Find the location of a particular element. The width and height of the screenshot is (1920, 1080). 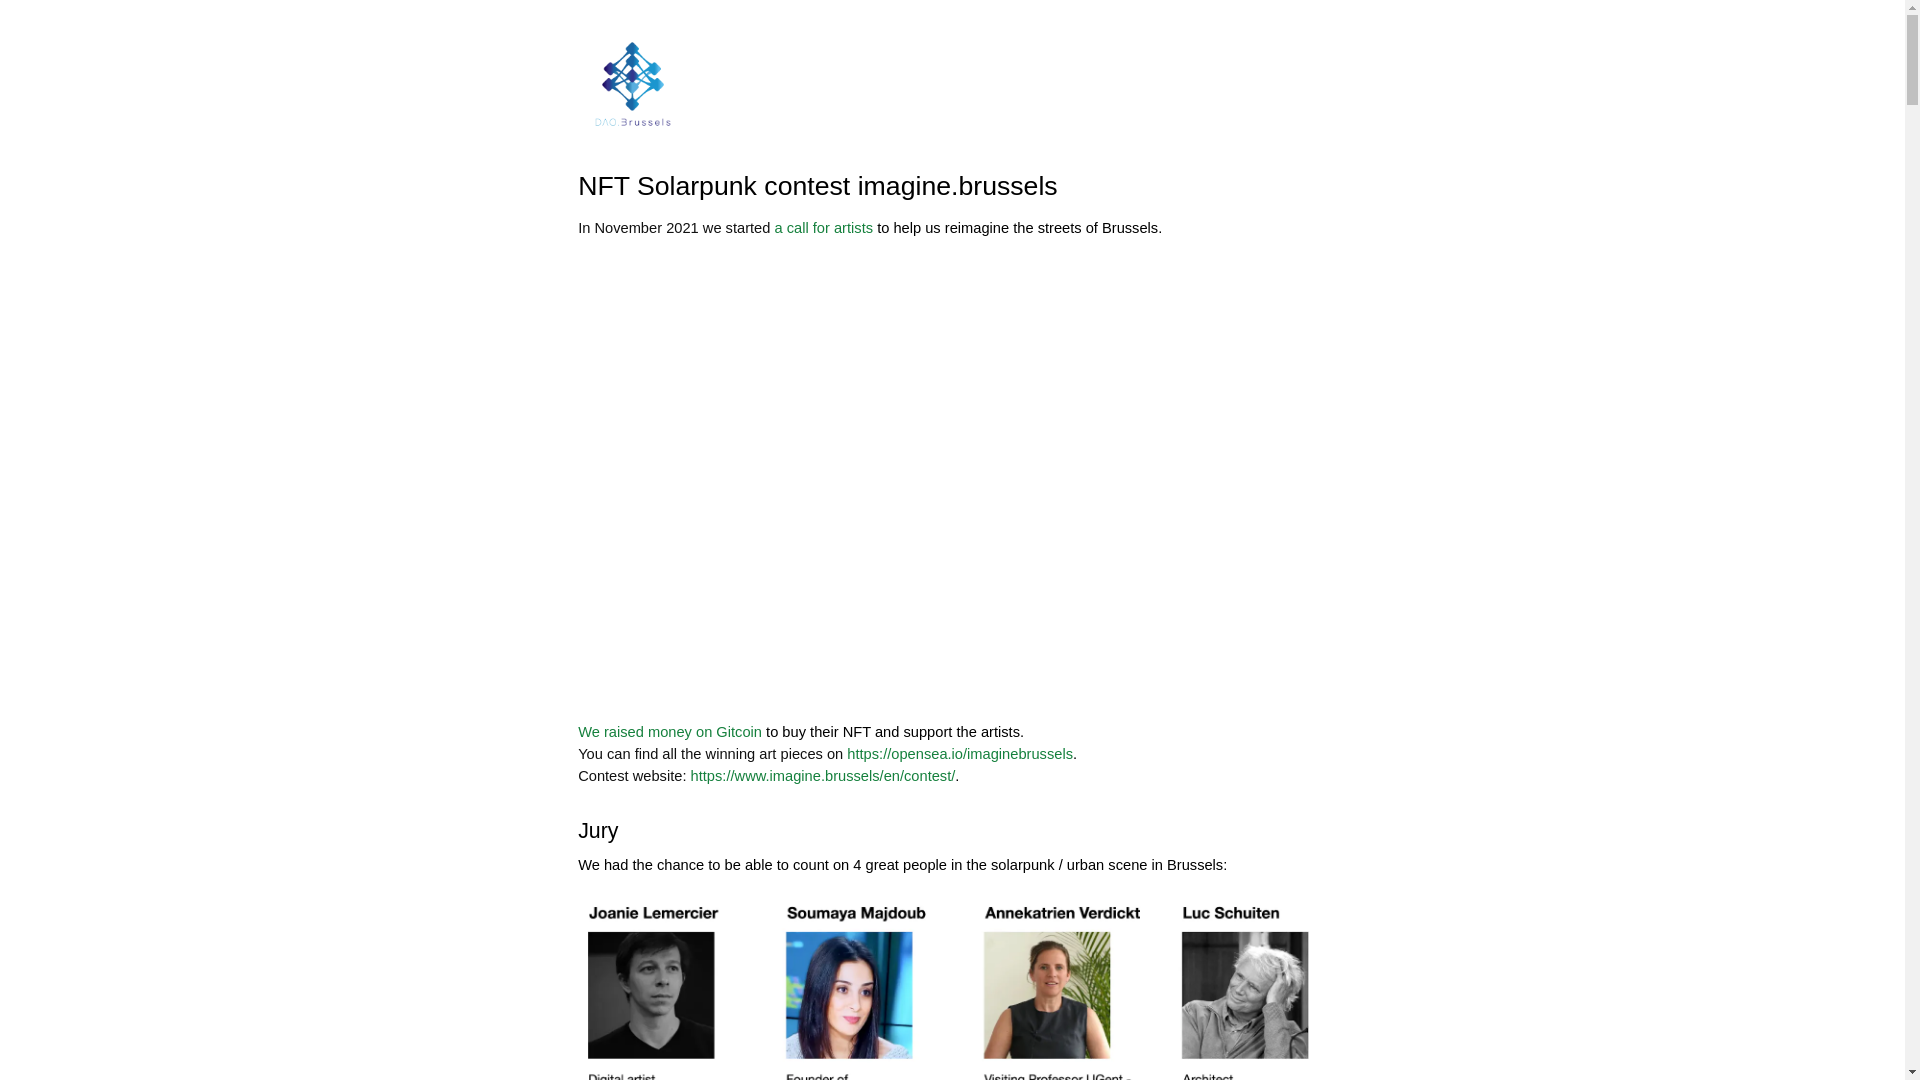

'We raised money on Gitcoin' is located at coordinates (670, 732).